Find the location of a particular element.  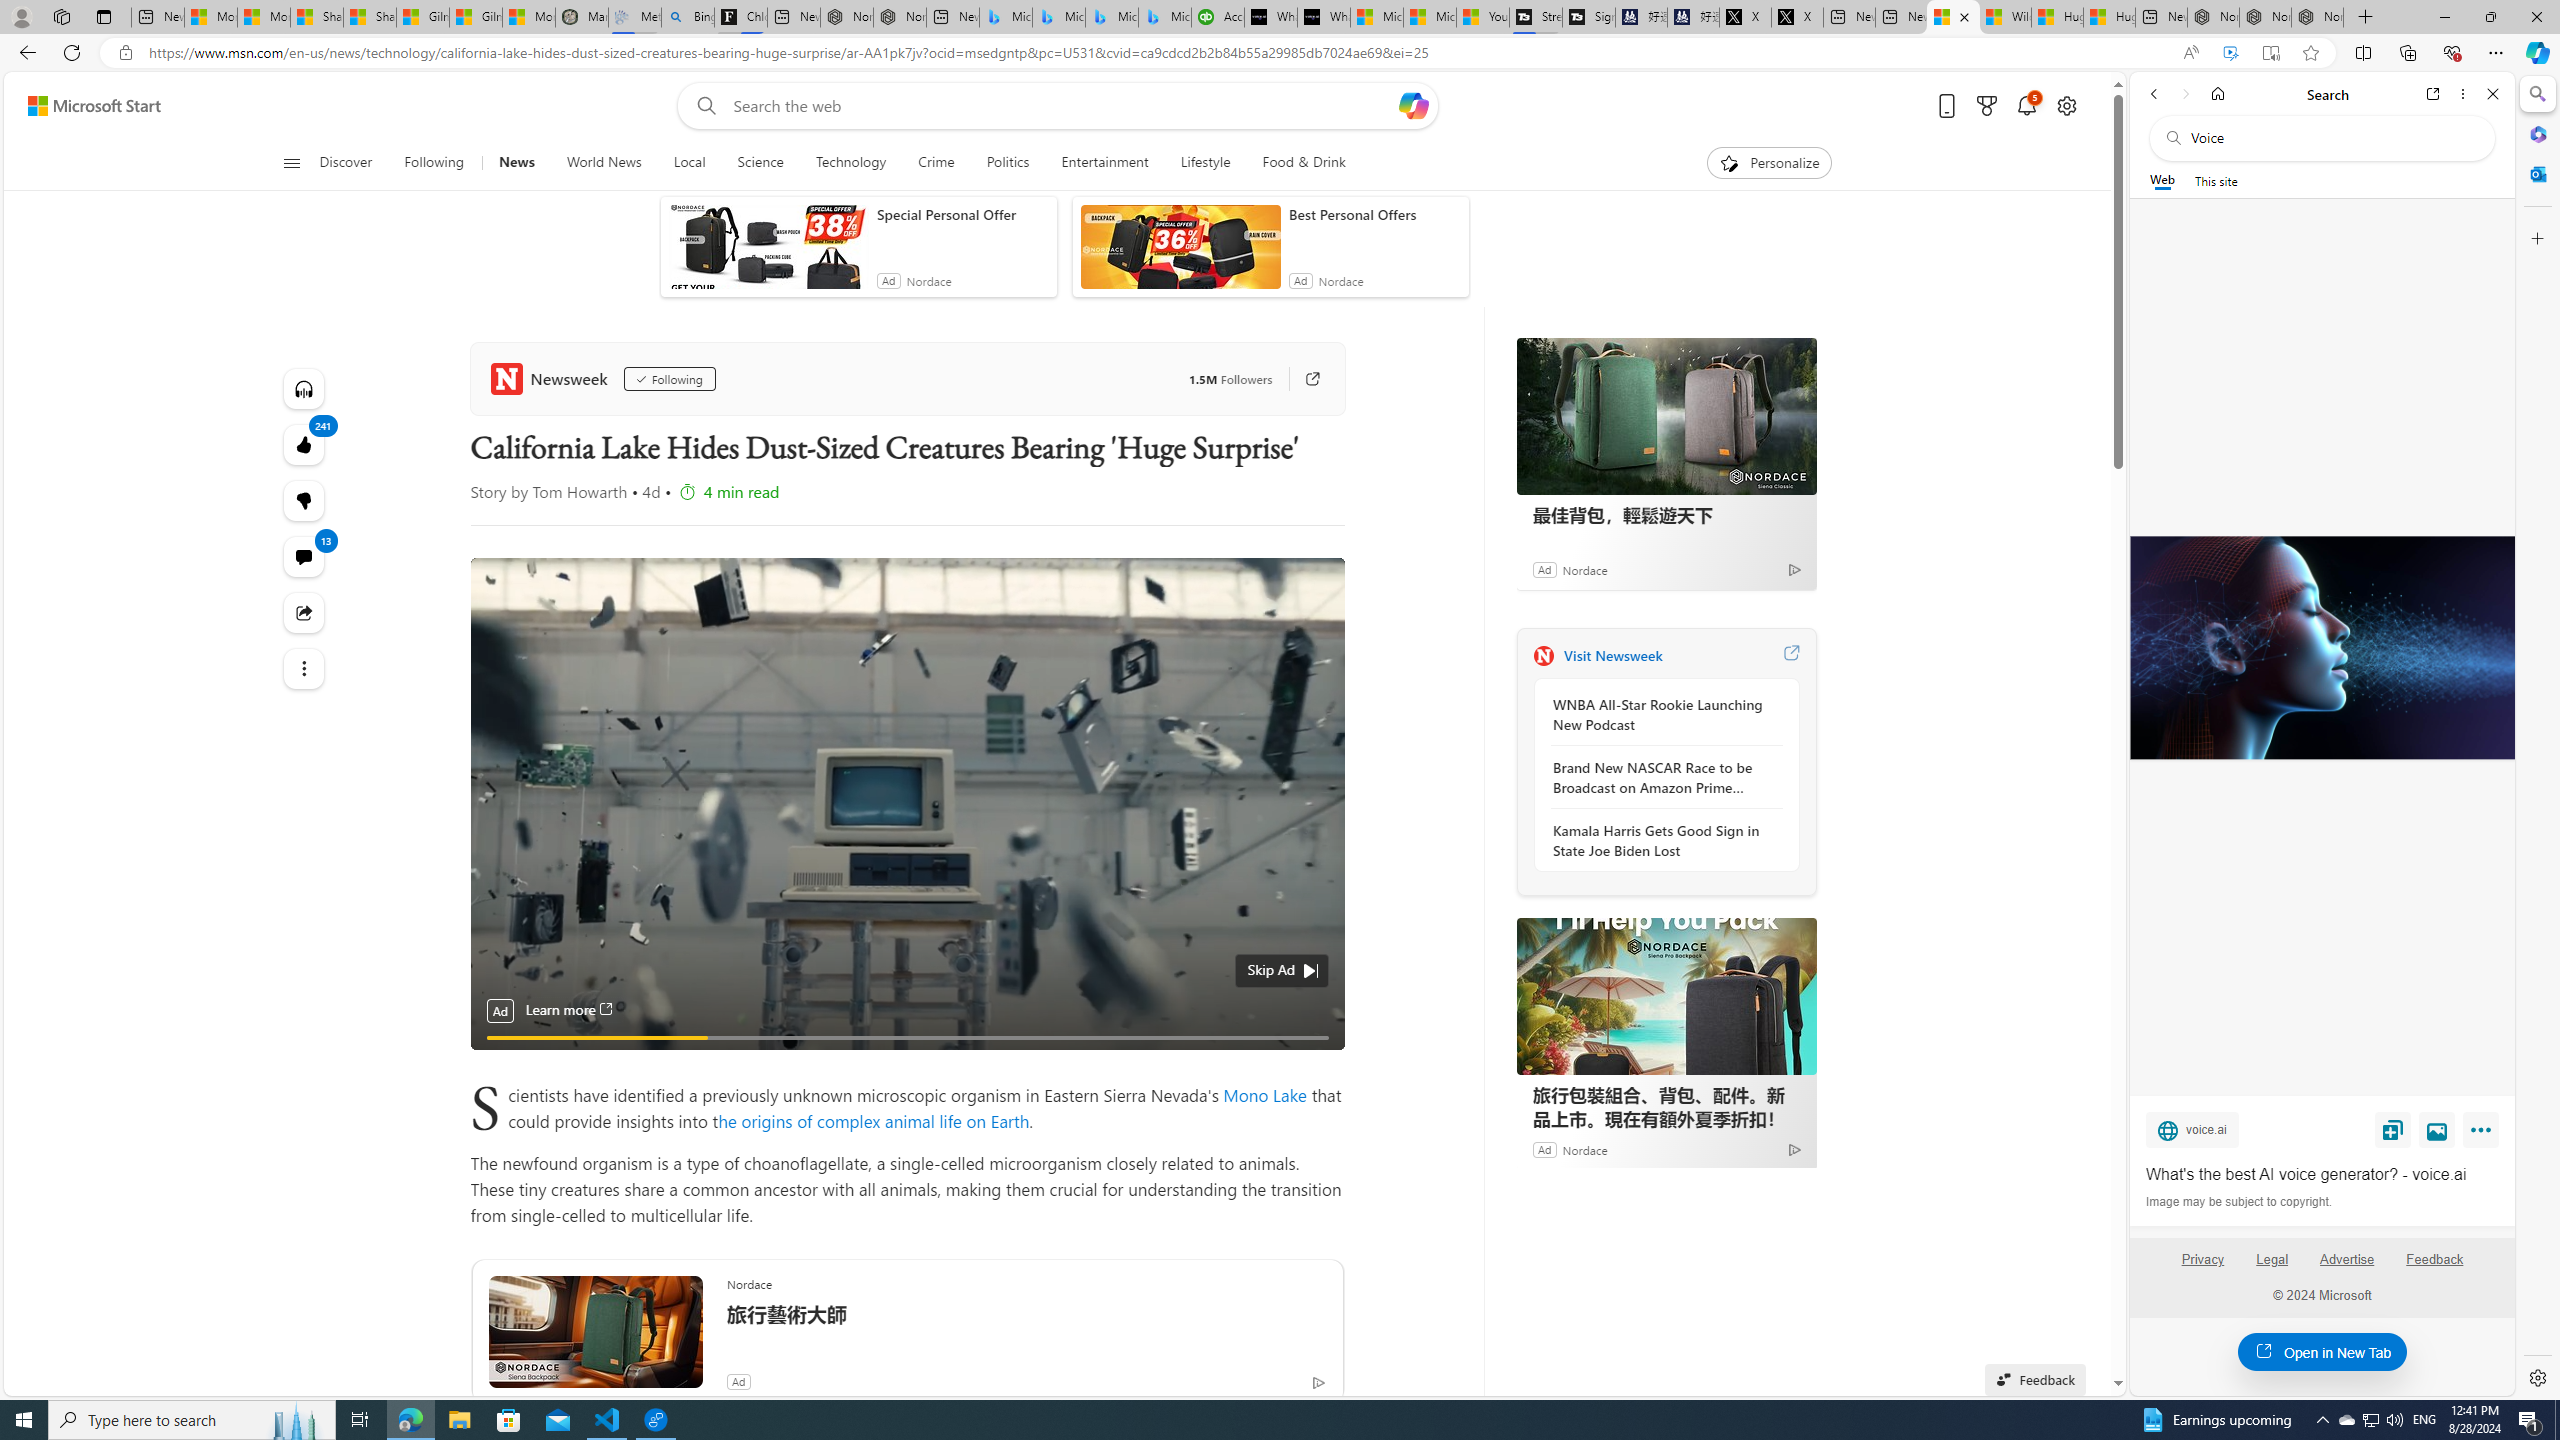

'Special Personal Offer' is located at coordinates (962, 214).